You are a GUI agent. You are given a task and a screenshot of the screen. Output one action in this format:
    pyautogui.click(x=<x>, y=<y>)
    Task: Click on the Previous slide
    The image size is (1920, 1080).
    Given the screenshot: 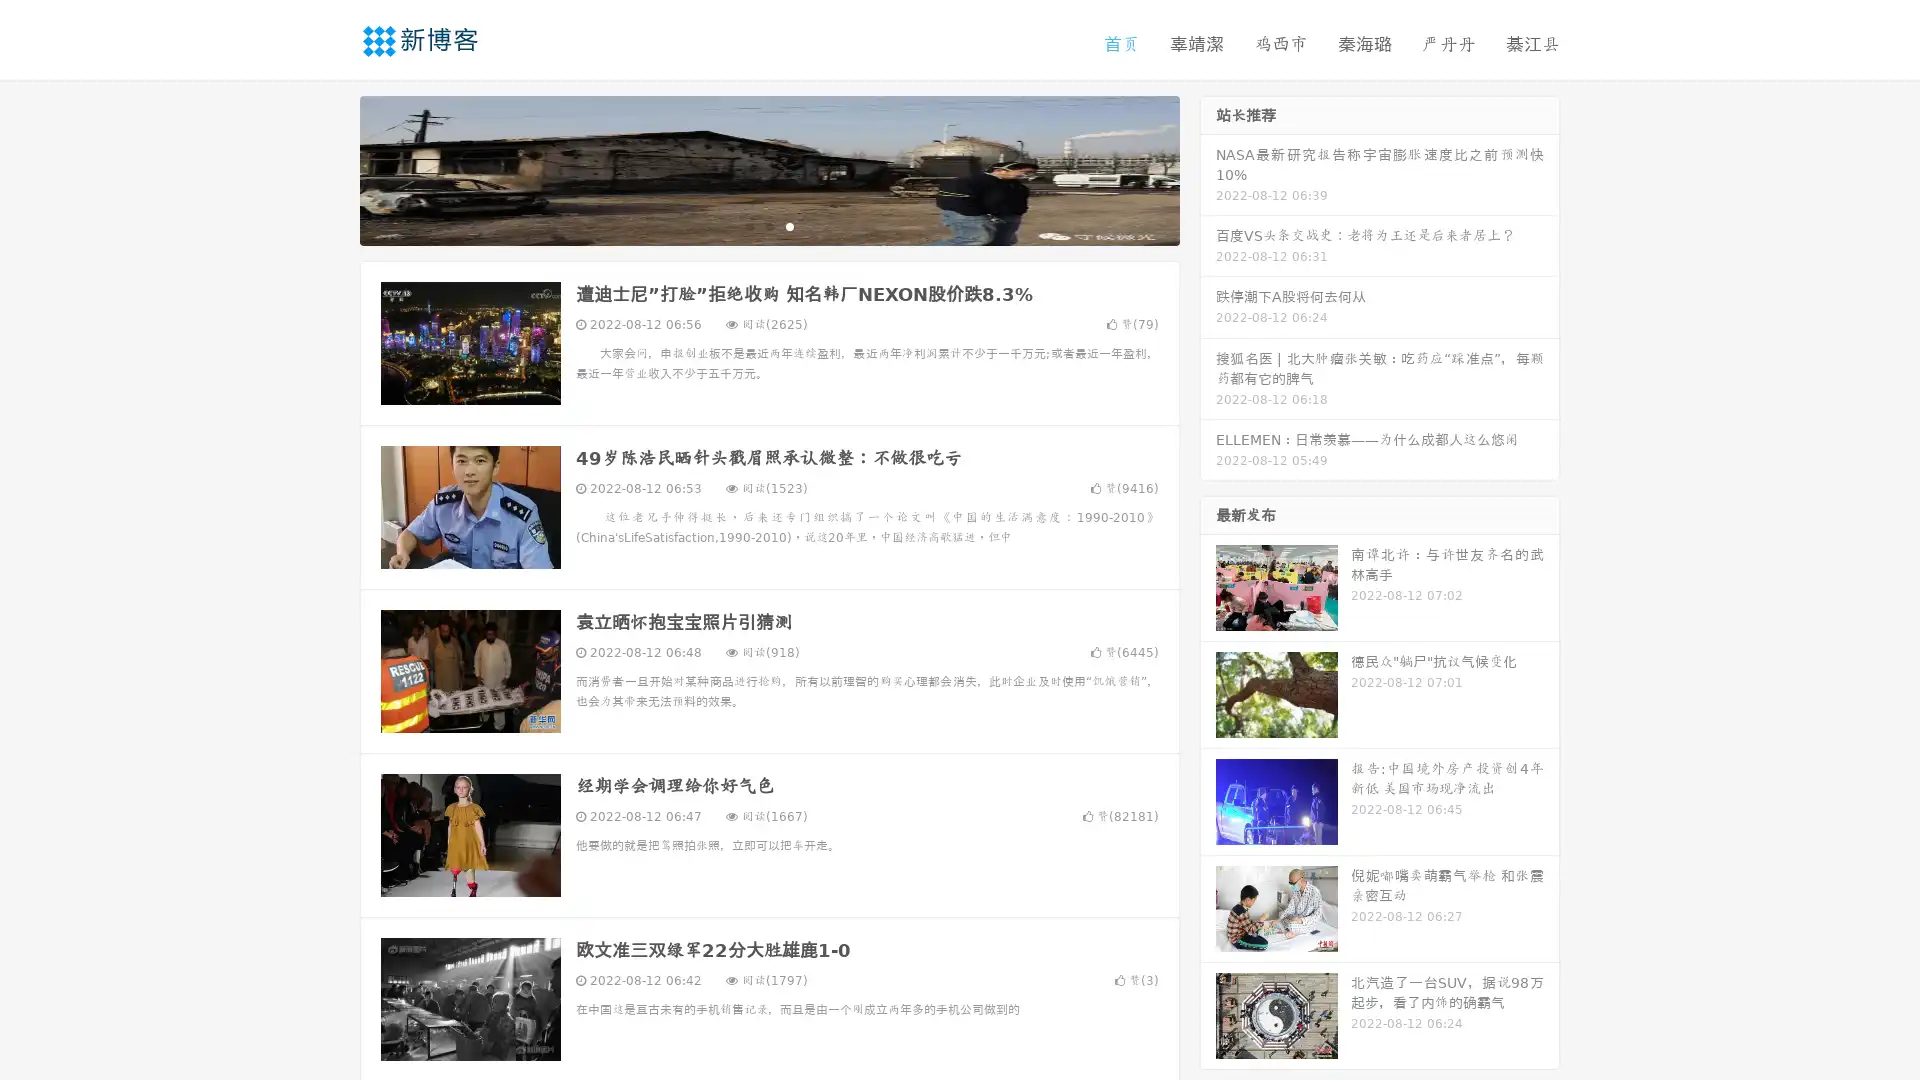 What is the action you would take?
    pyautogui.click(x=330, y=168)
    